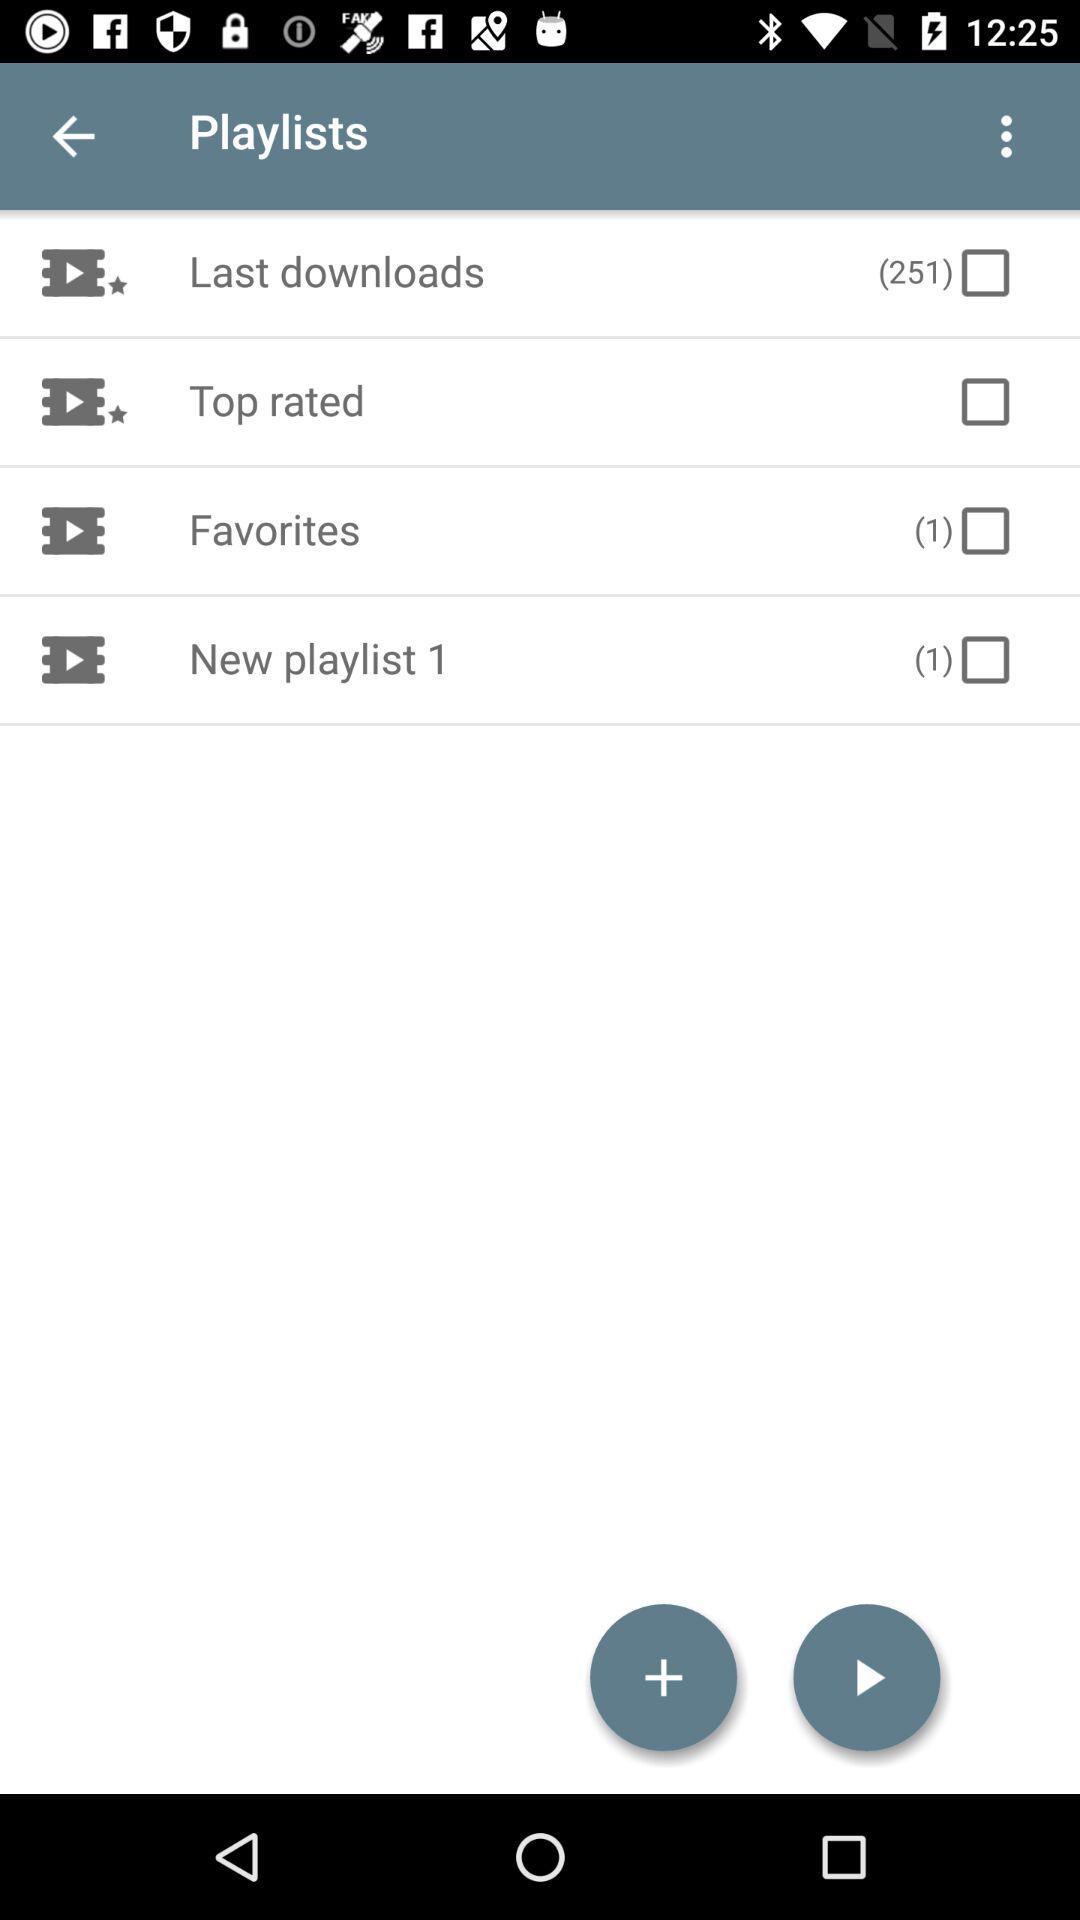 This screenshot has width=1080, height=1920. I want to click on the icon to the left of the (251), so click(511, 272).